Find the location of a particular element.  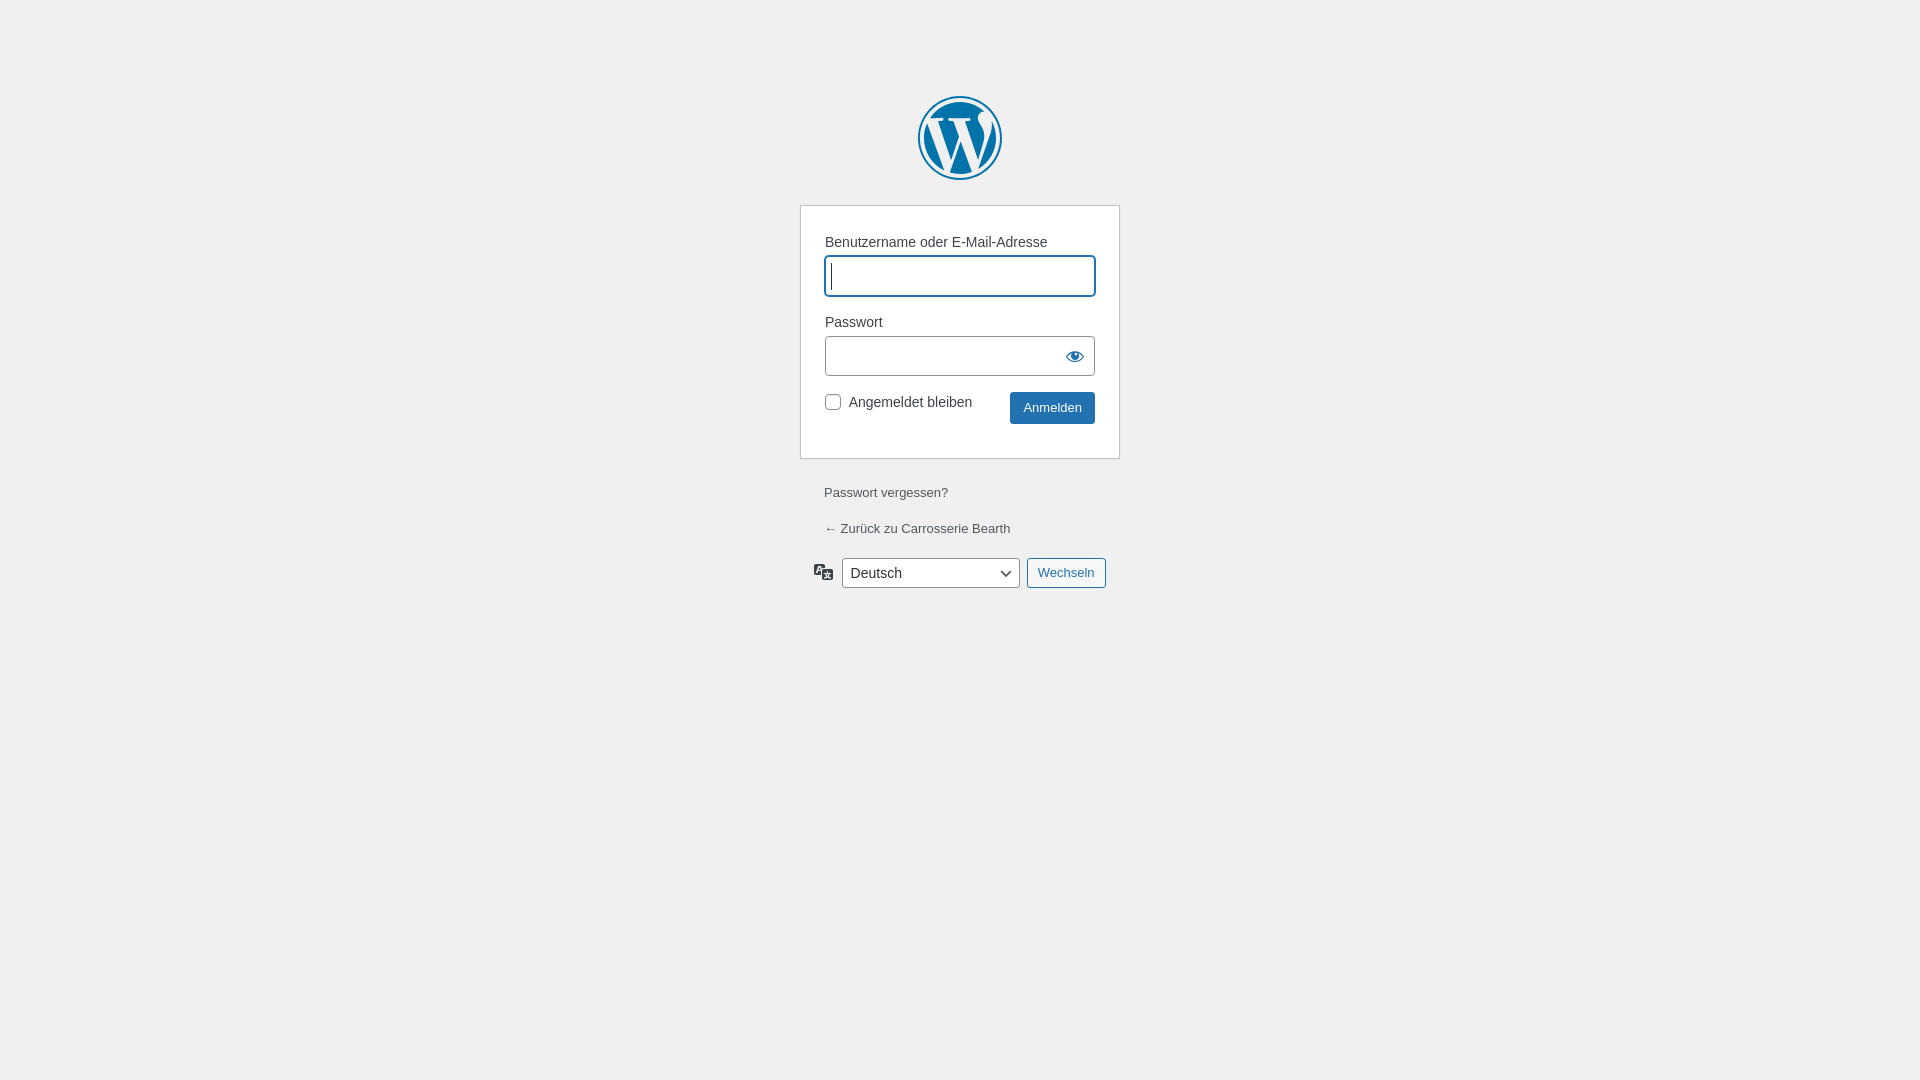

'Passwort vergessen?' is located at coordinates (885, 492).